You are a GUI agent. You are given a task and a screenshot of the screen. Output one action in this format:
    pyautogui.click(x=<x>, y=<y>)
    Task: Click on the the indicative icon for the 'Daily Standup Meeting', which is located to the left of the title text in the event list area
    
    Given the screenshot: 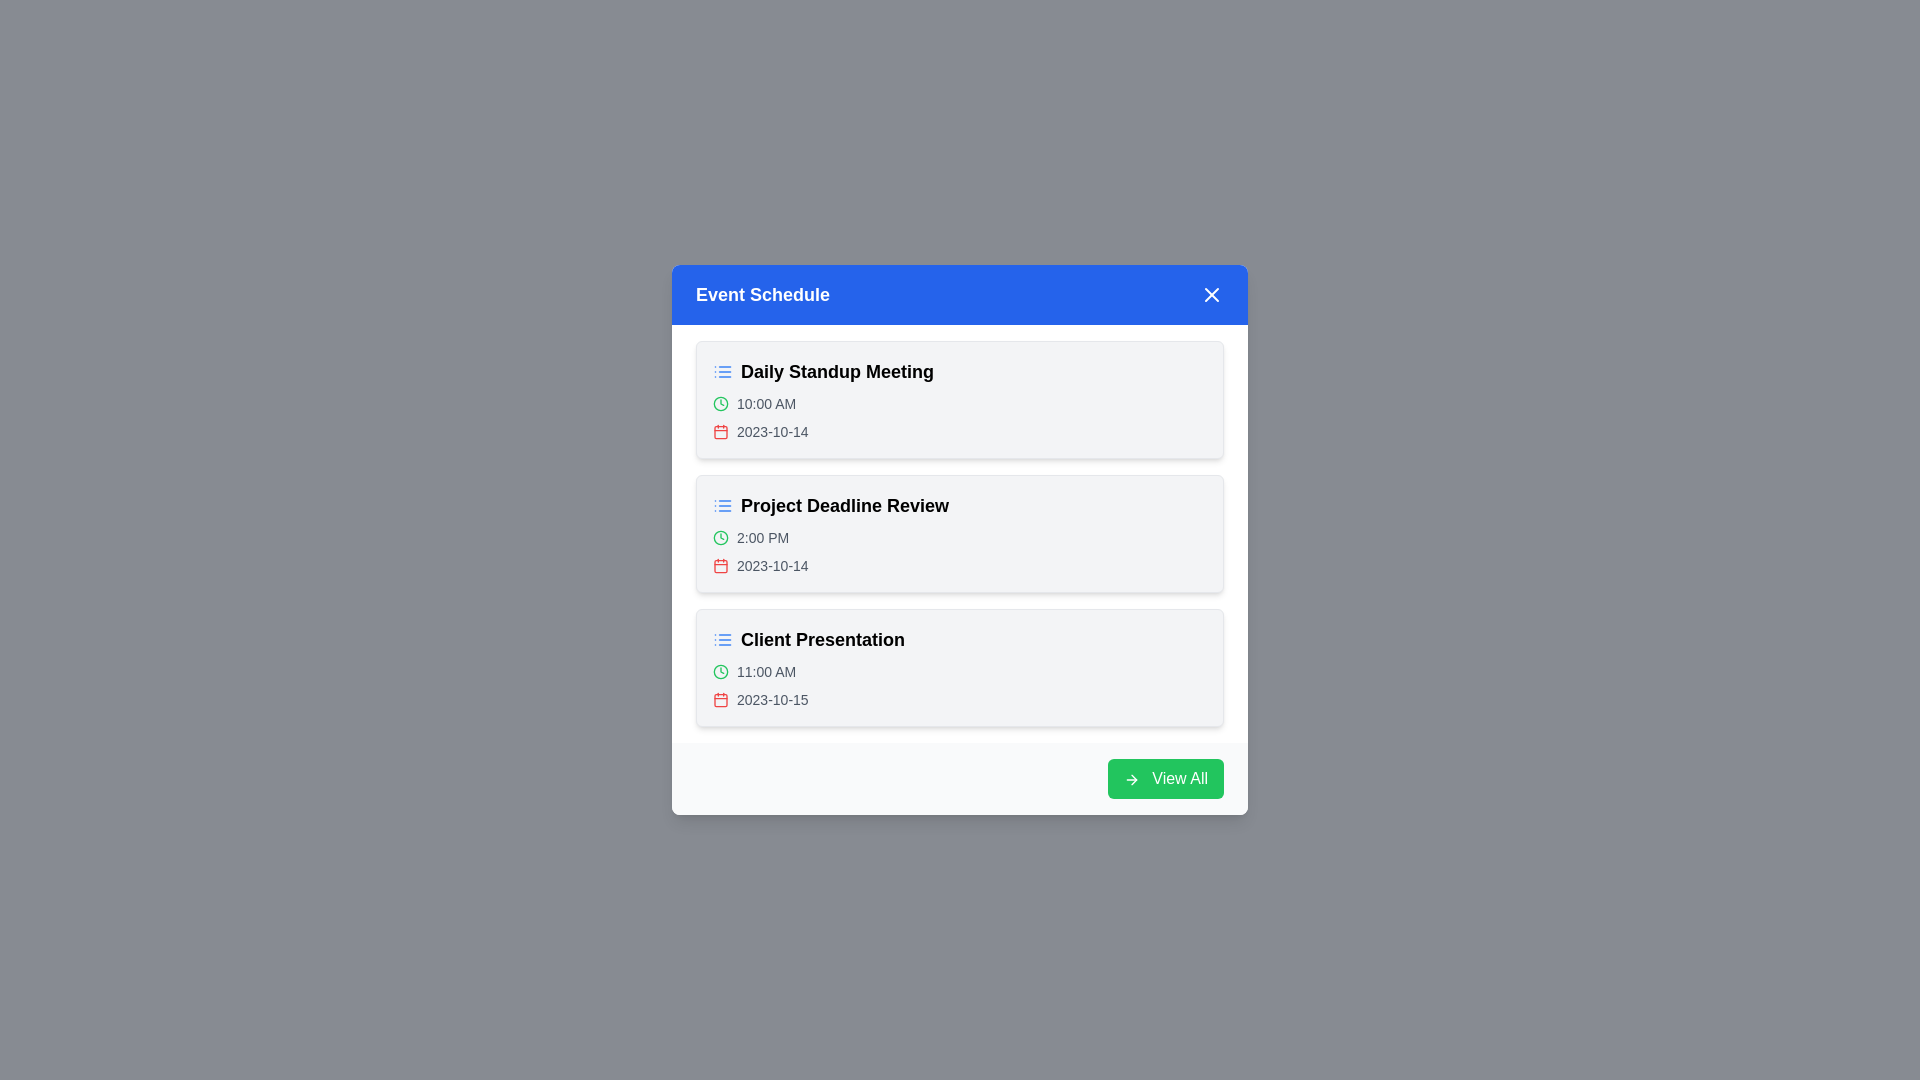 What is the action you would take?
    pyautogui.click(x=722, y=371)
    